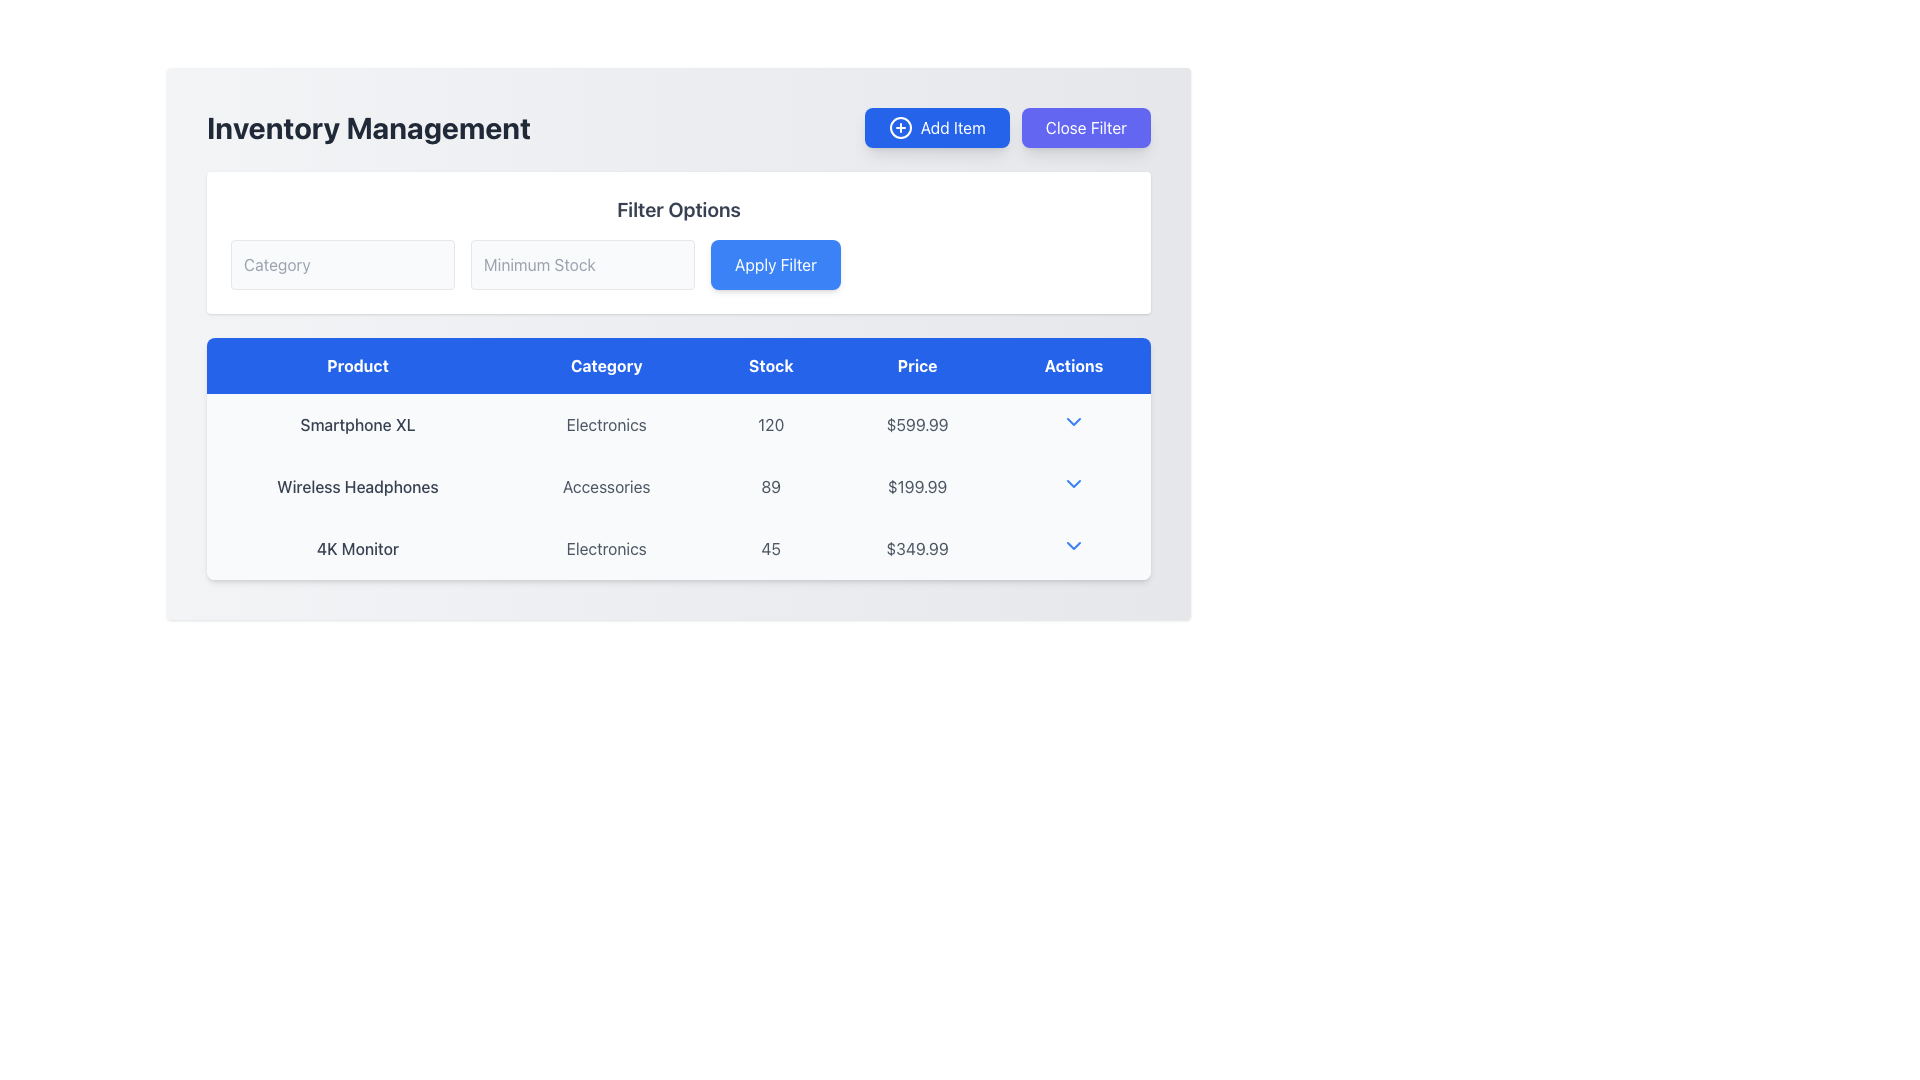  Describe the element at coordinates (605, 548) in the screenshot. I see `the 'Electronics' text label located in the second column of the last row within a tabular structure` at that location.